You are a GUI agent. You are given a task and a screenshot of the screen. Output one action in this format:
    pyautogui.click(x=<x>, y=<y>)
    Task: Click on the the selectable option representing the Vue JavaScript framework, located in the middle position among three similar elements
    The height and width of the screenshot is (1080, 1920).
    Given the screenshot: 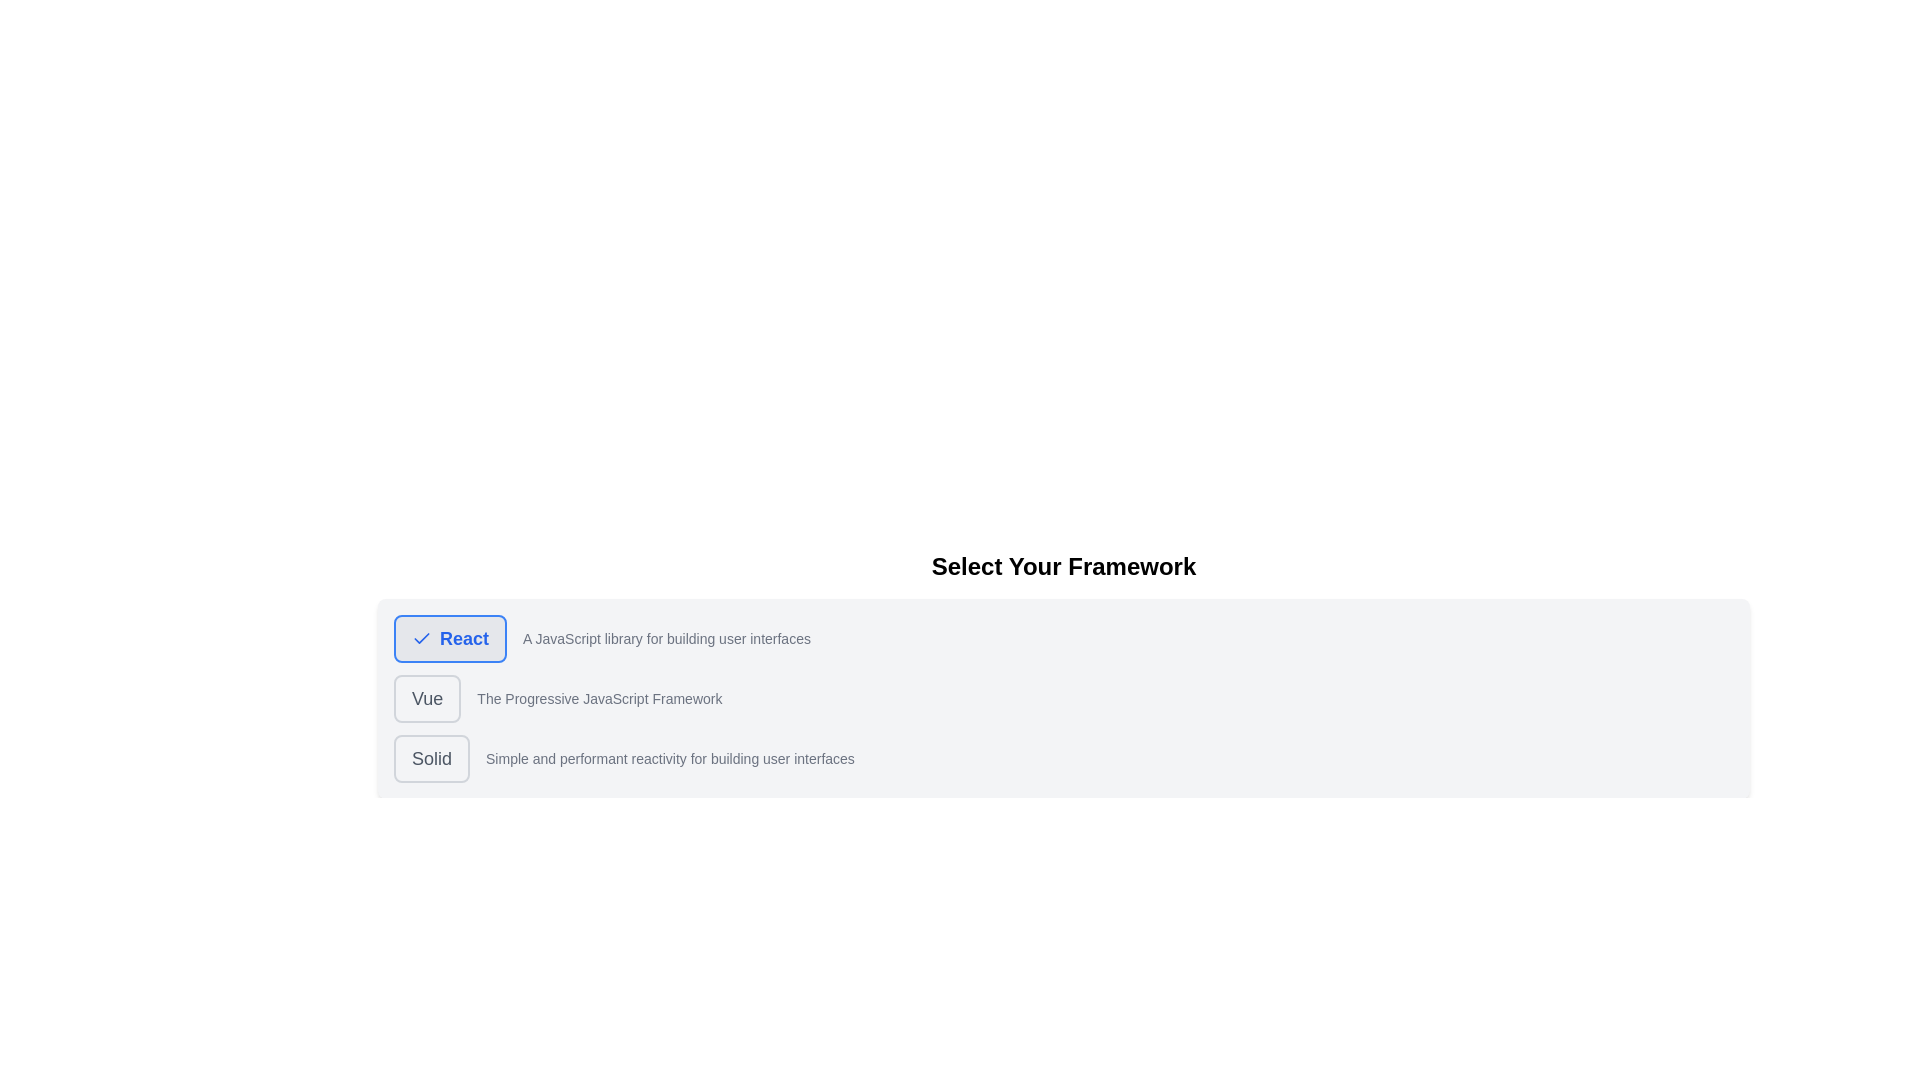 What is the action you would take?
    pyautogui.click(x=1063, y=697)
    